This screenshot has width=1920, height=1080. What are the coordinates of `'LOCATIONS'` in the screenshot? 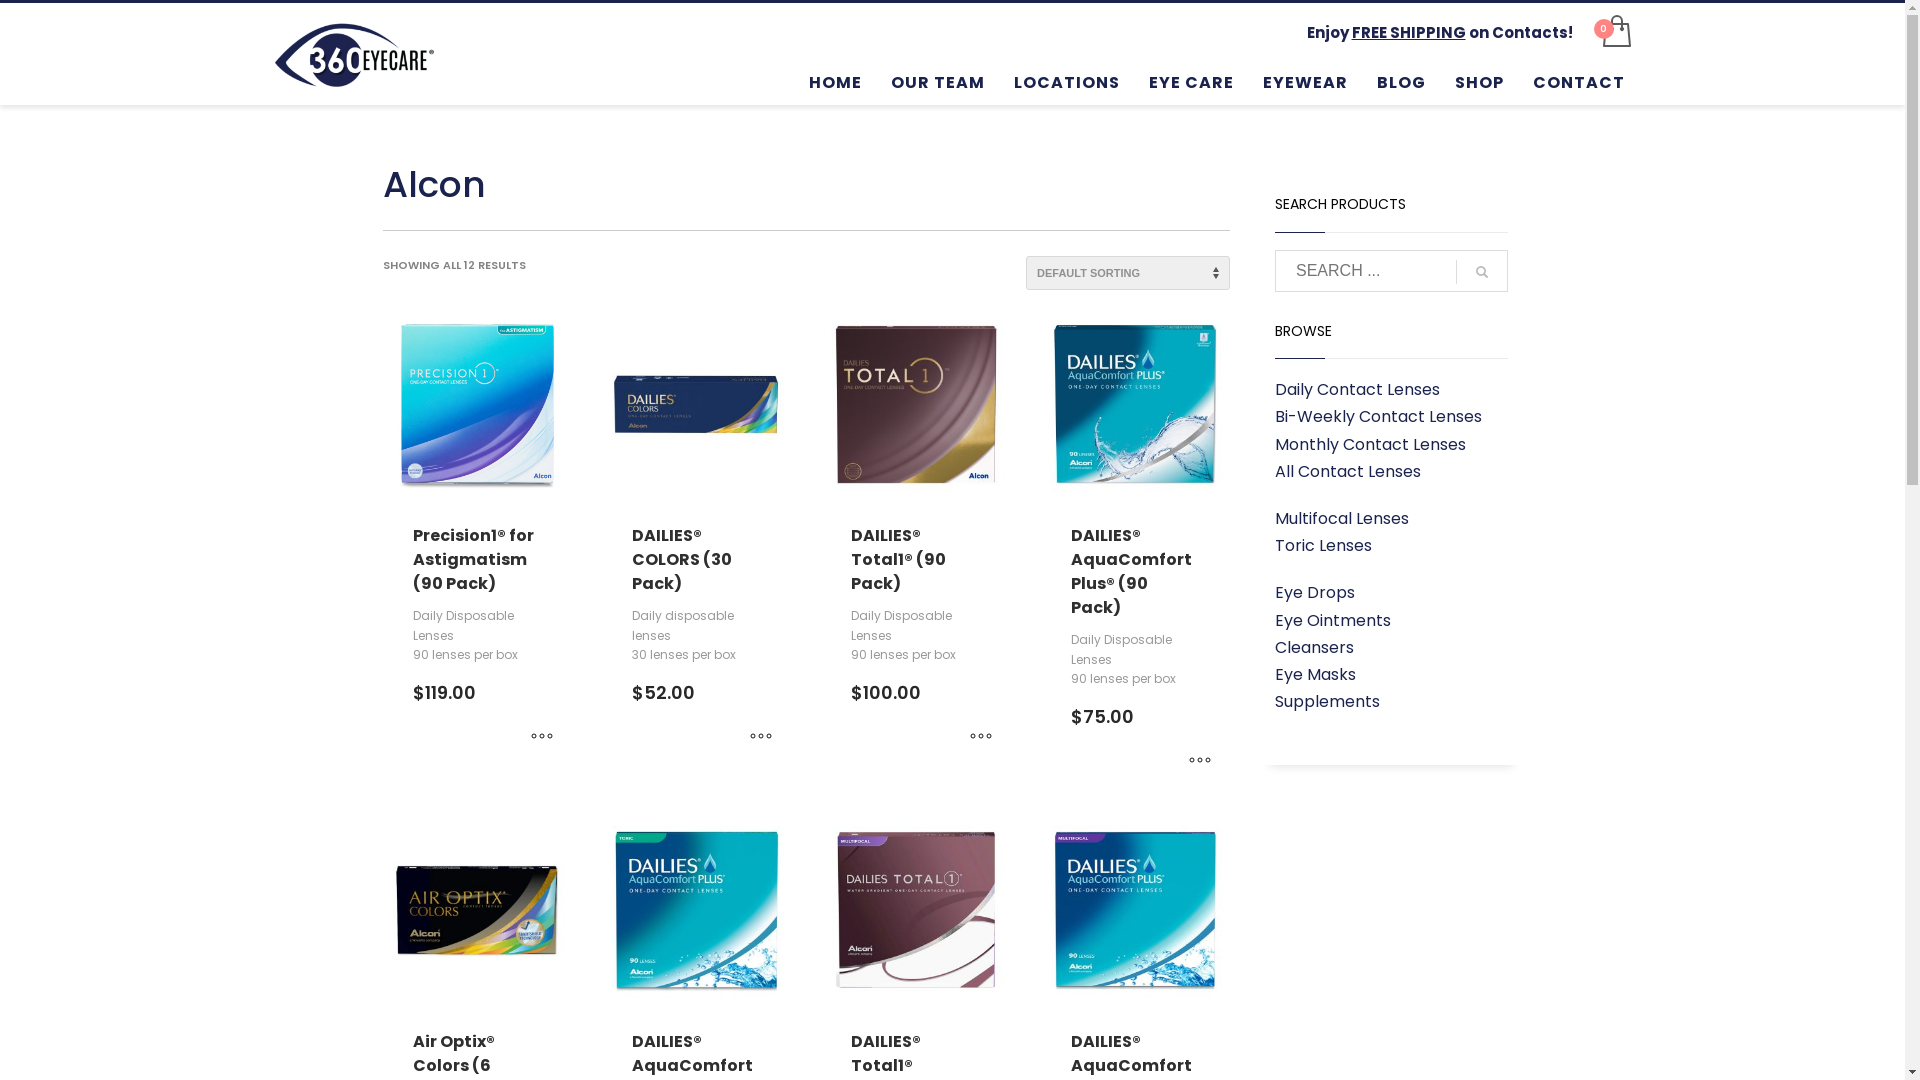 It's located at (1065, 80).